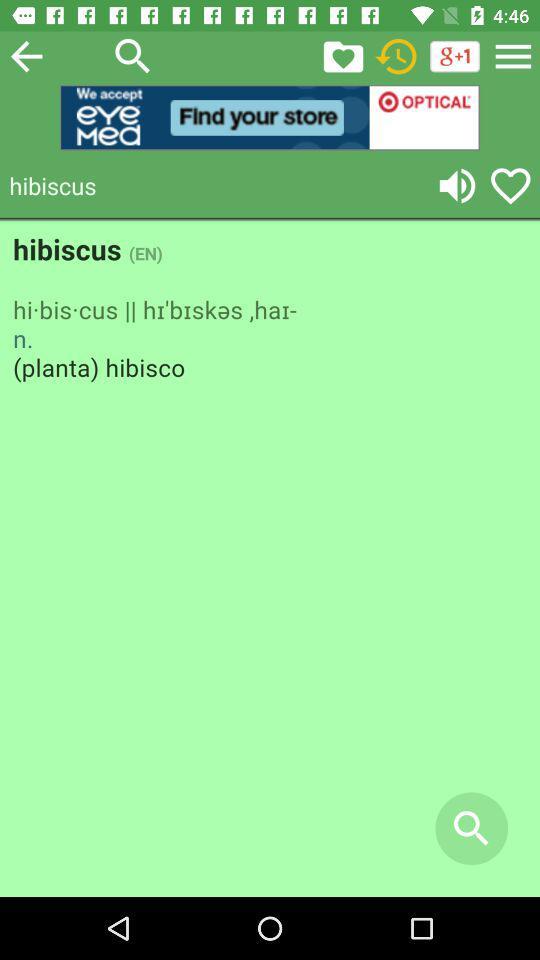  I want to click on speaker button, so click(457, 185).